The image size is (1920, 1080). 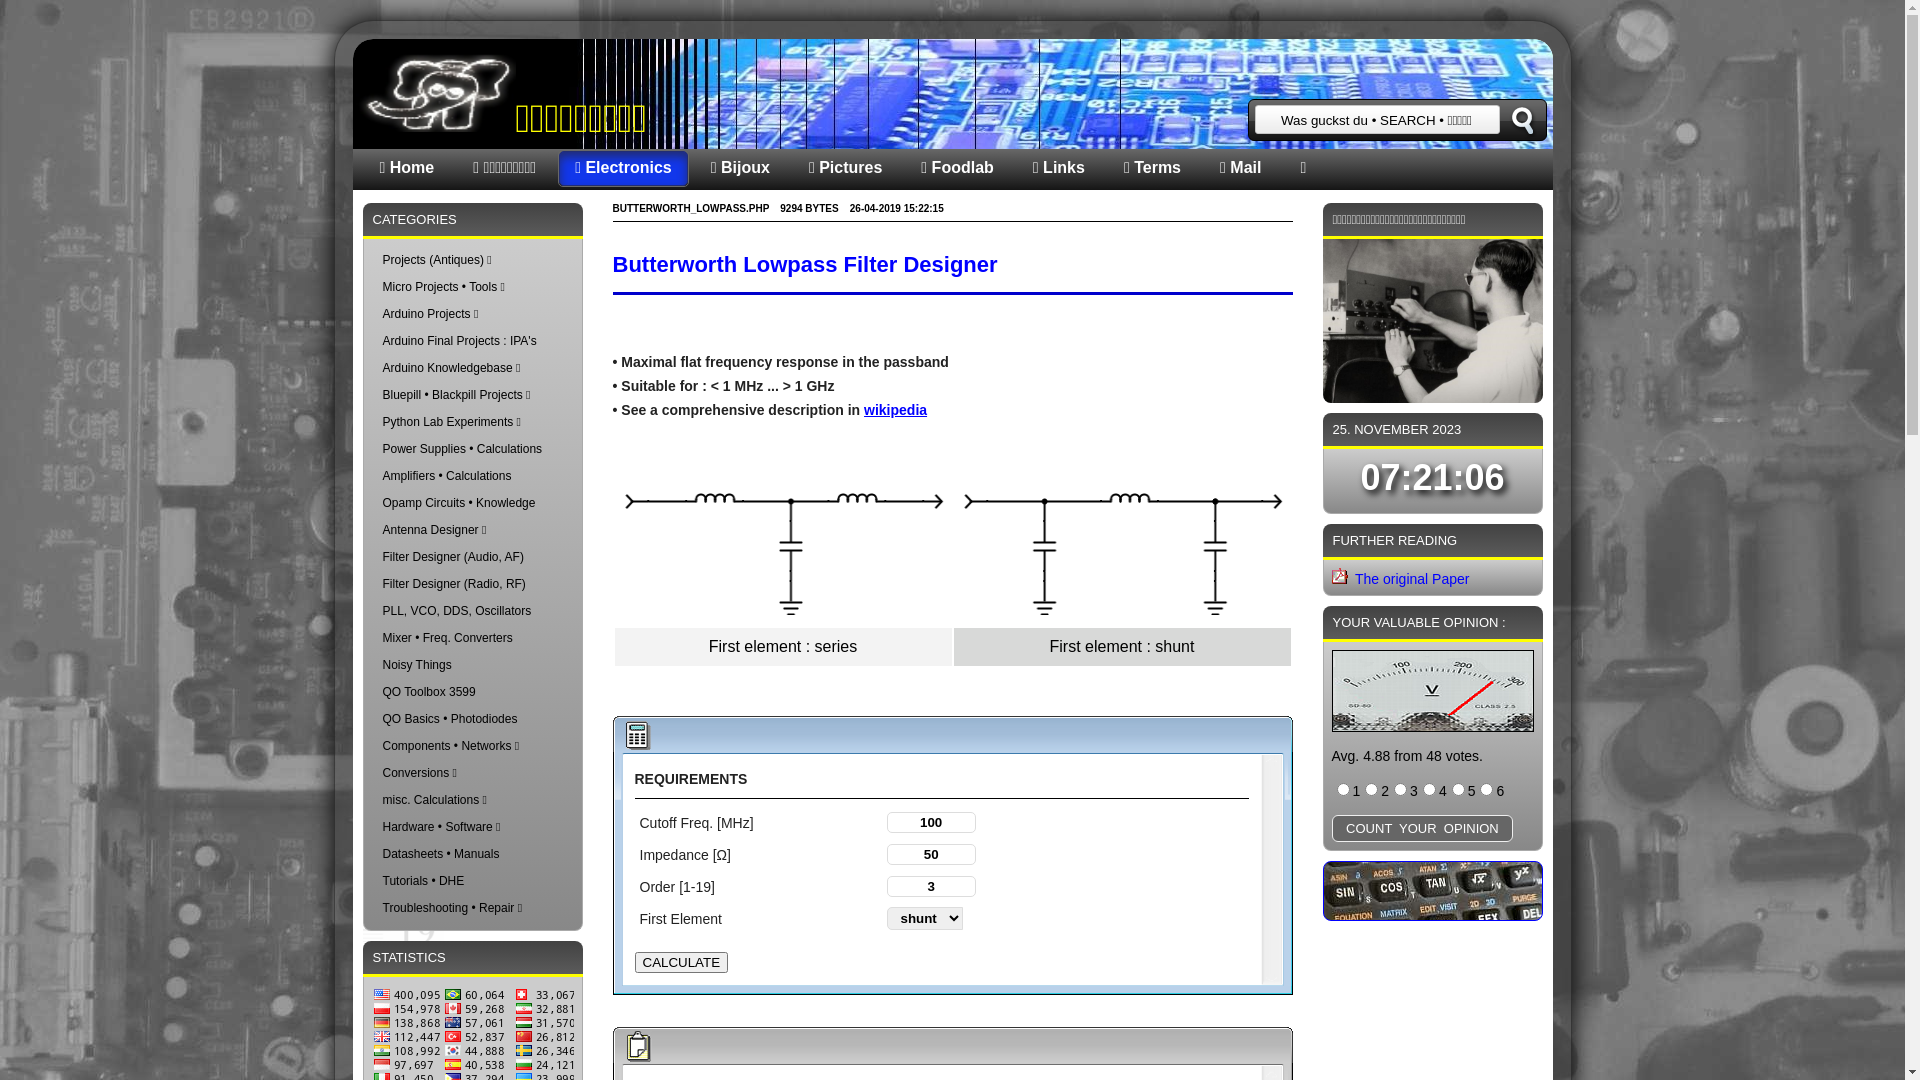 I want to click on 'The original Paper', so click(x=1410, y=578).